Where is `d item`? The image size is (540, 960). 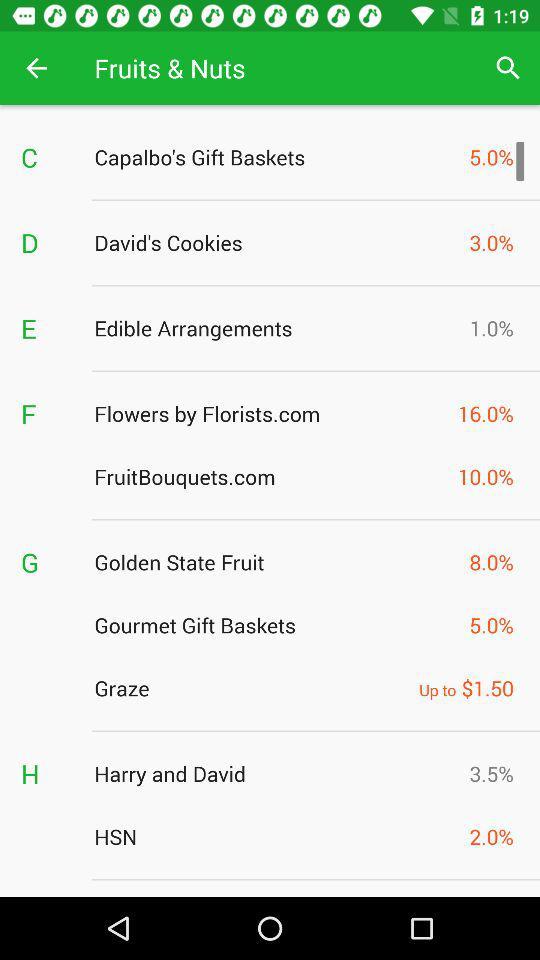 d item is located at coordinates (47, 241).